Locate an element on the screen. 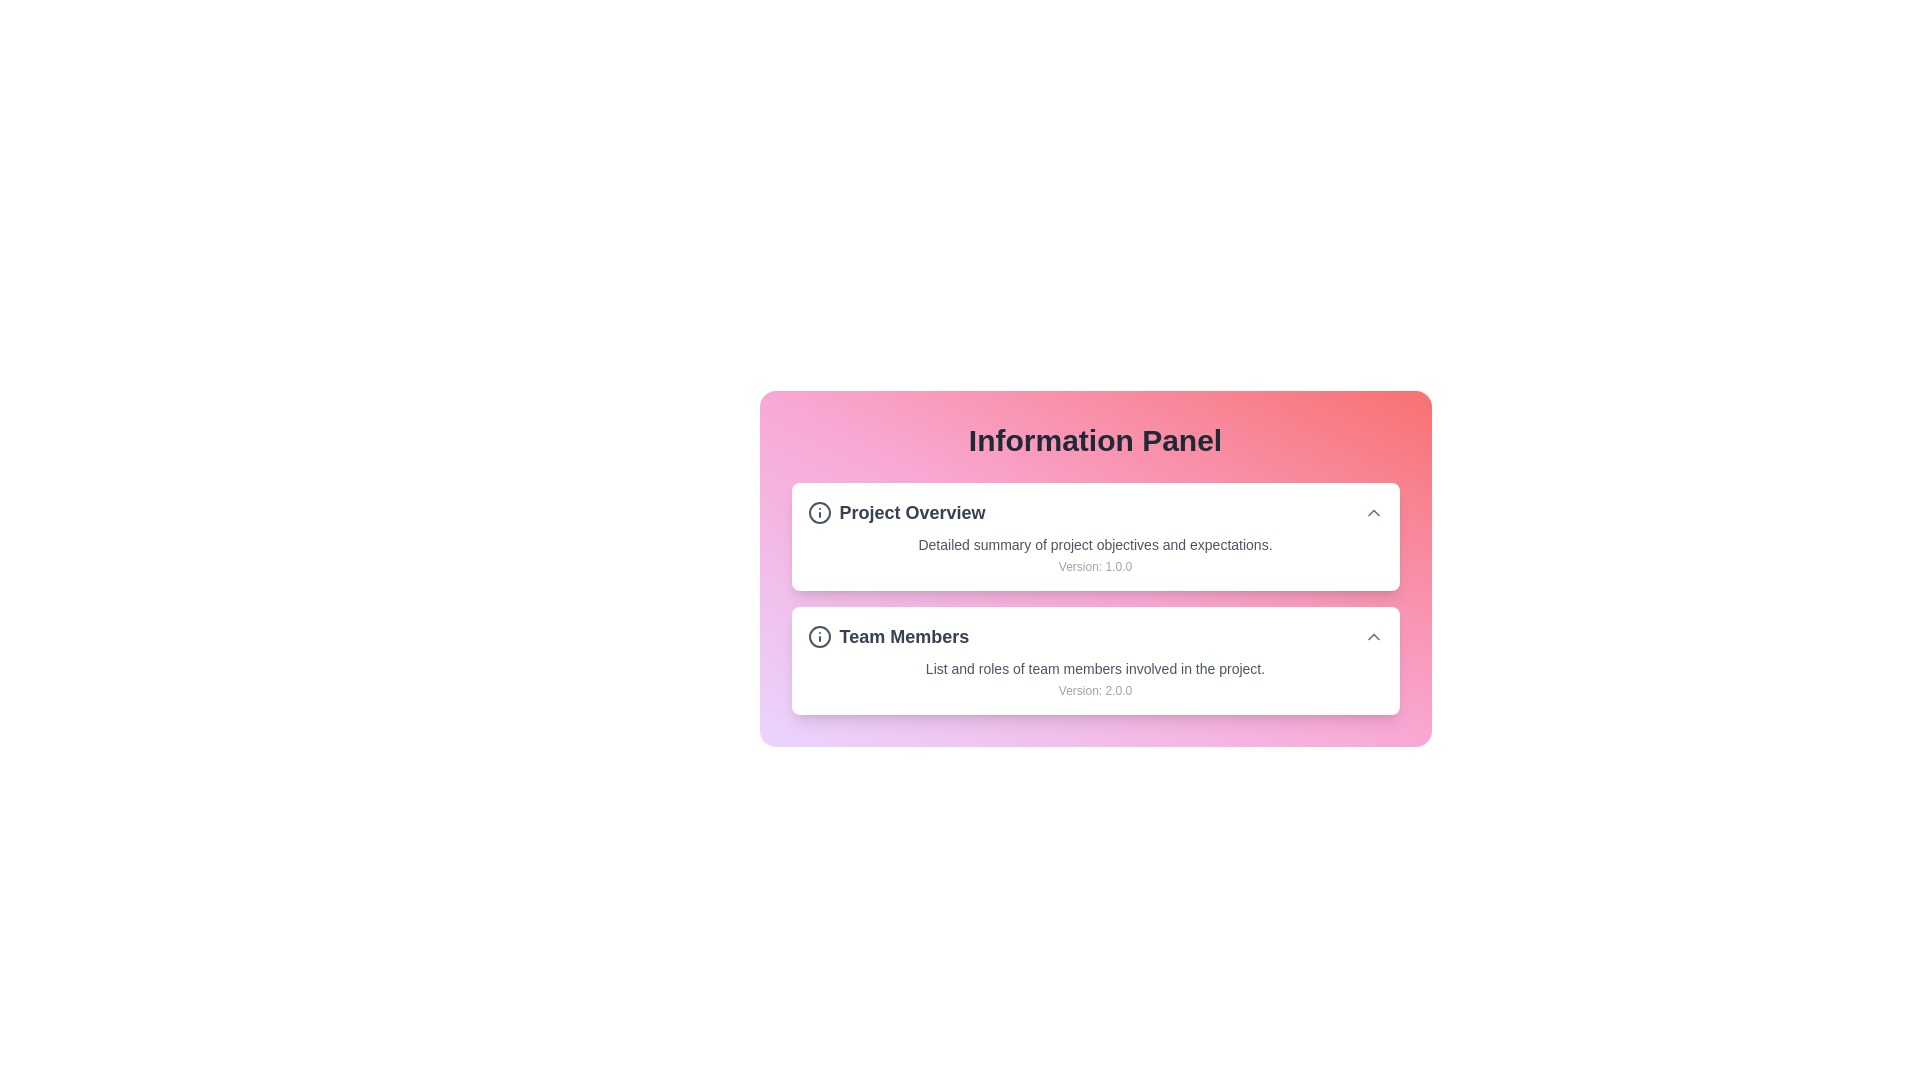 The width and height of the screenshot is (1920, 1080). the second informational card in the Information Panel is located at coordinates (1094, 660).